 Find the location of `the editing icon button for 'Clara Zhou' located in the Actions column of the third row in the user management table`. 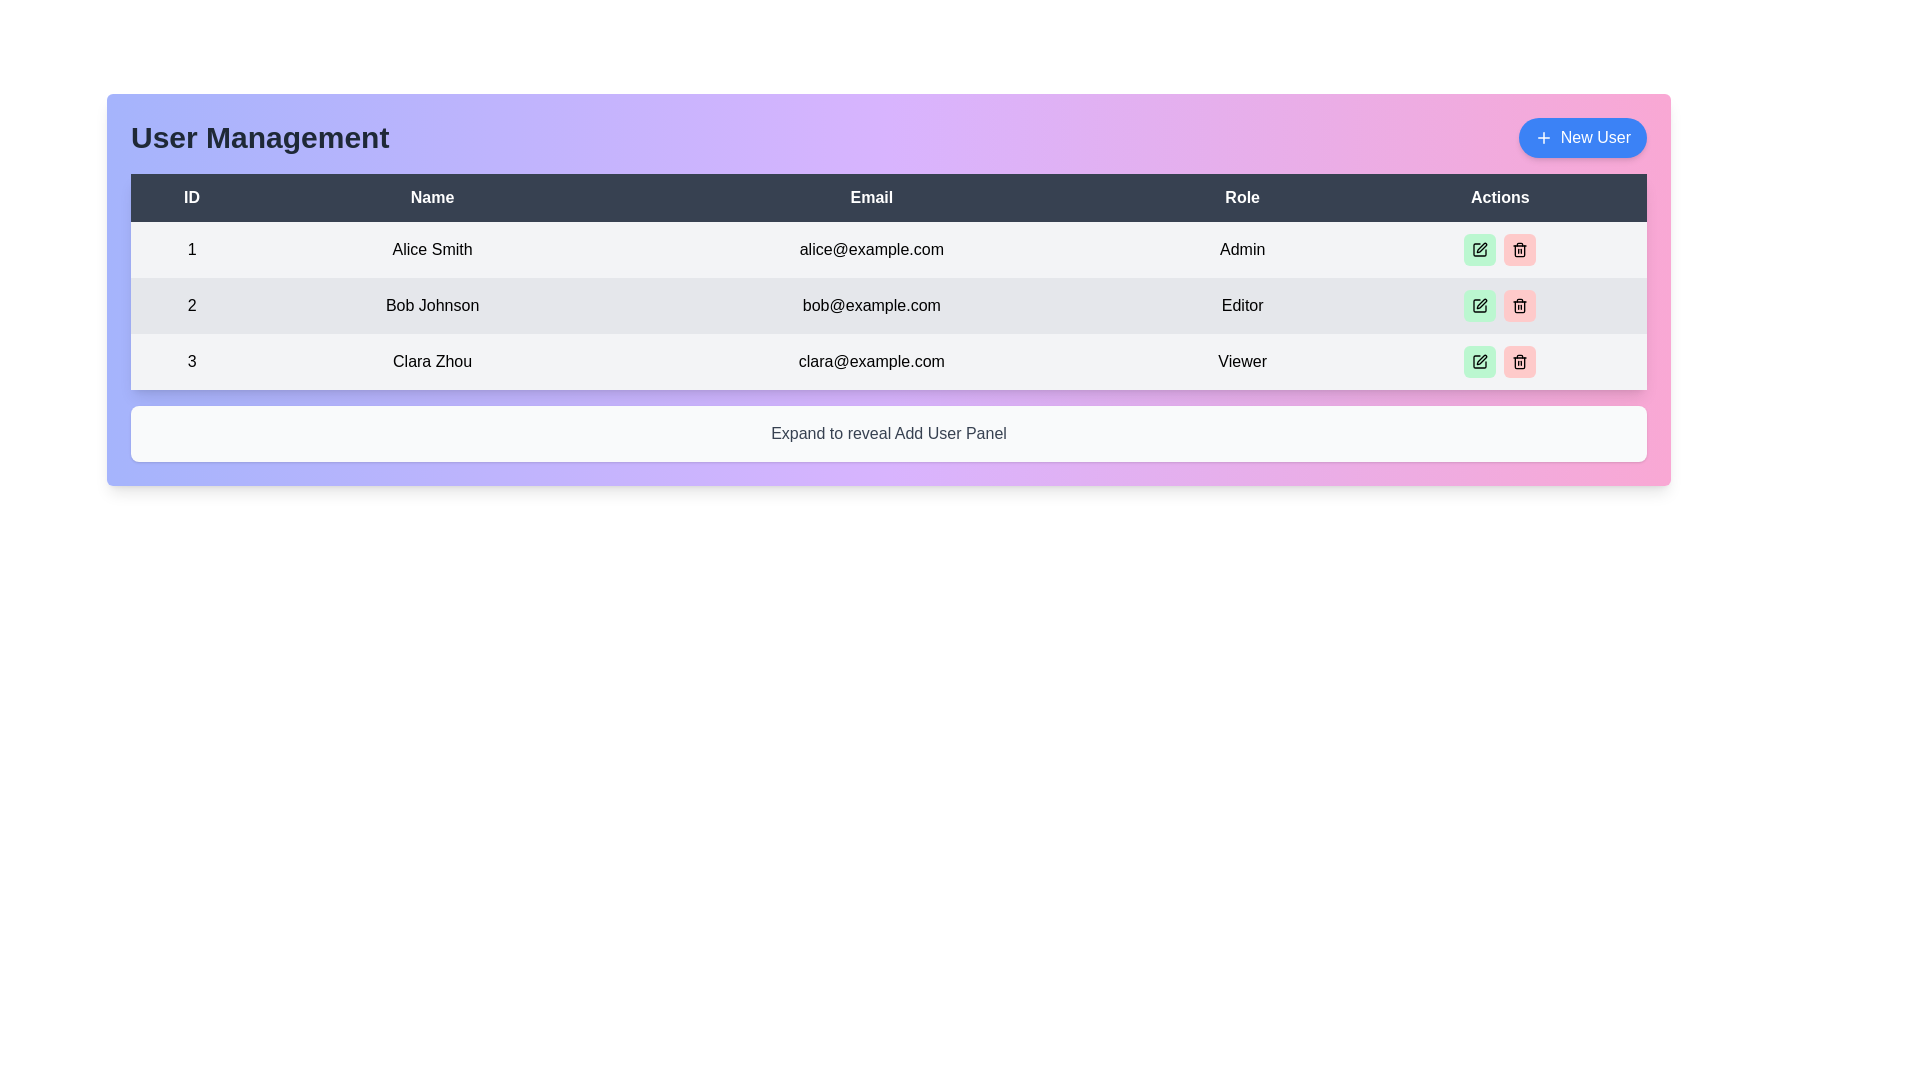

the editing icon button for 'Clara Zhou' located in the Actions column of the third row in the user management table is located at coordinates (1480, 362).